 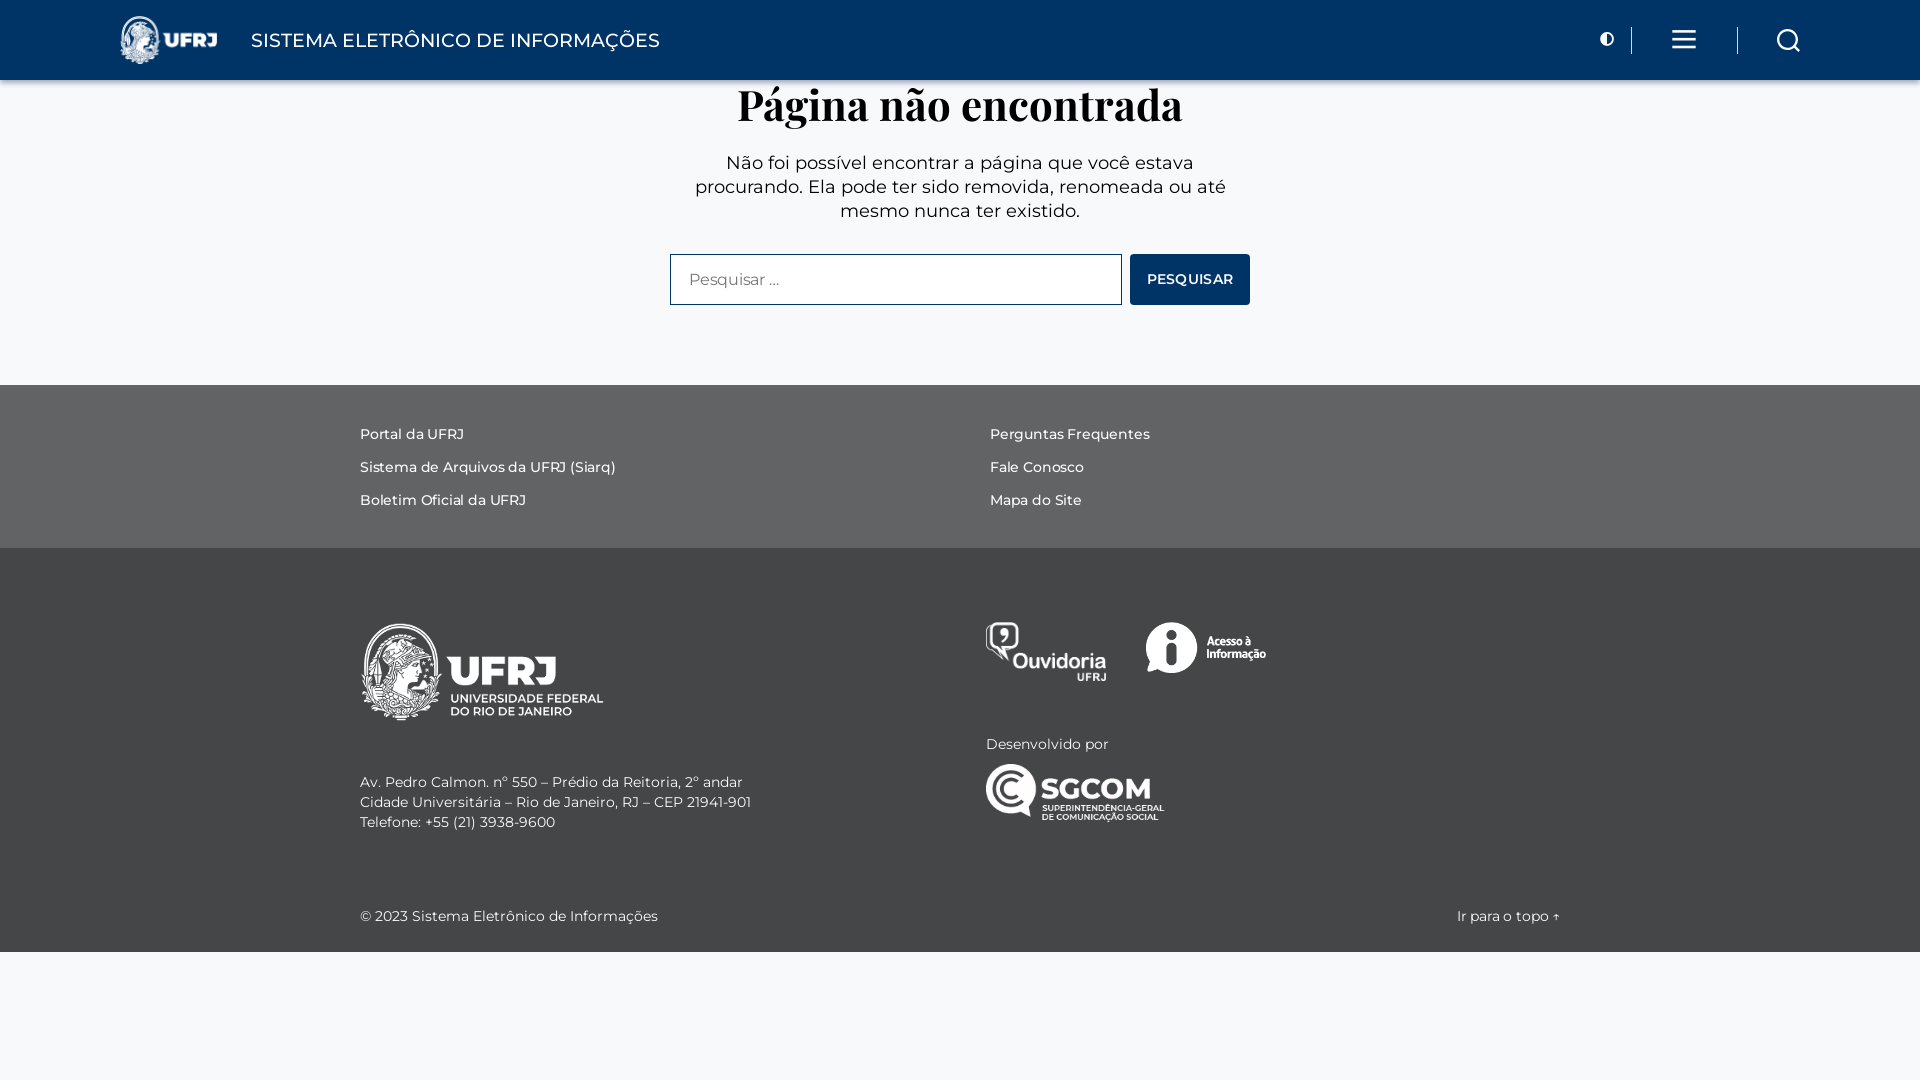 What do you see at coordinates (1036, 499) in the screenshot?
I see `'Mapa do Site'` at bounding box center [1036, 499].